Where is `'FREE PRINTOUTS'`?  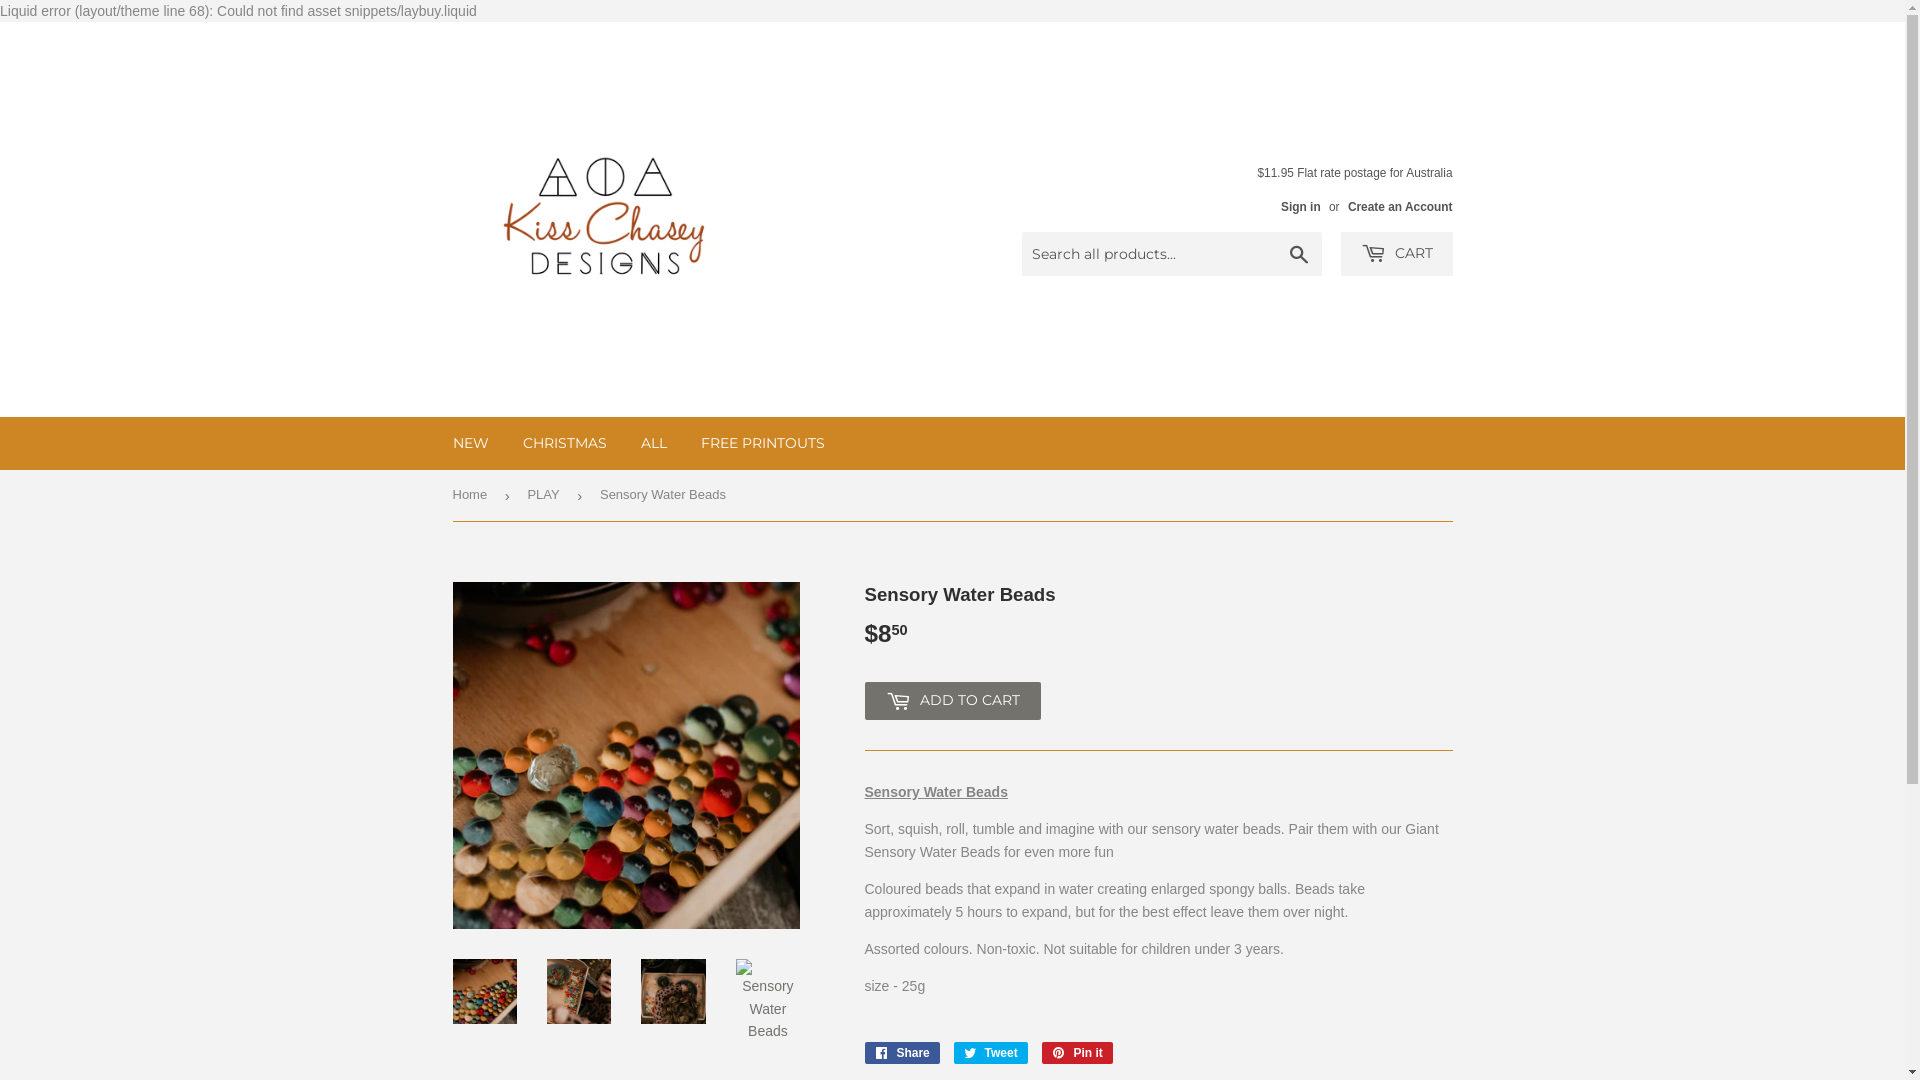 'FREE PRINTOUTS' is located at coordinates (762, 442).